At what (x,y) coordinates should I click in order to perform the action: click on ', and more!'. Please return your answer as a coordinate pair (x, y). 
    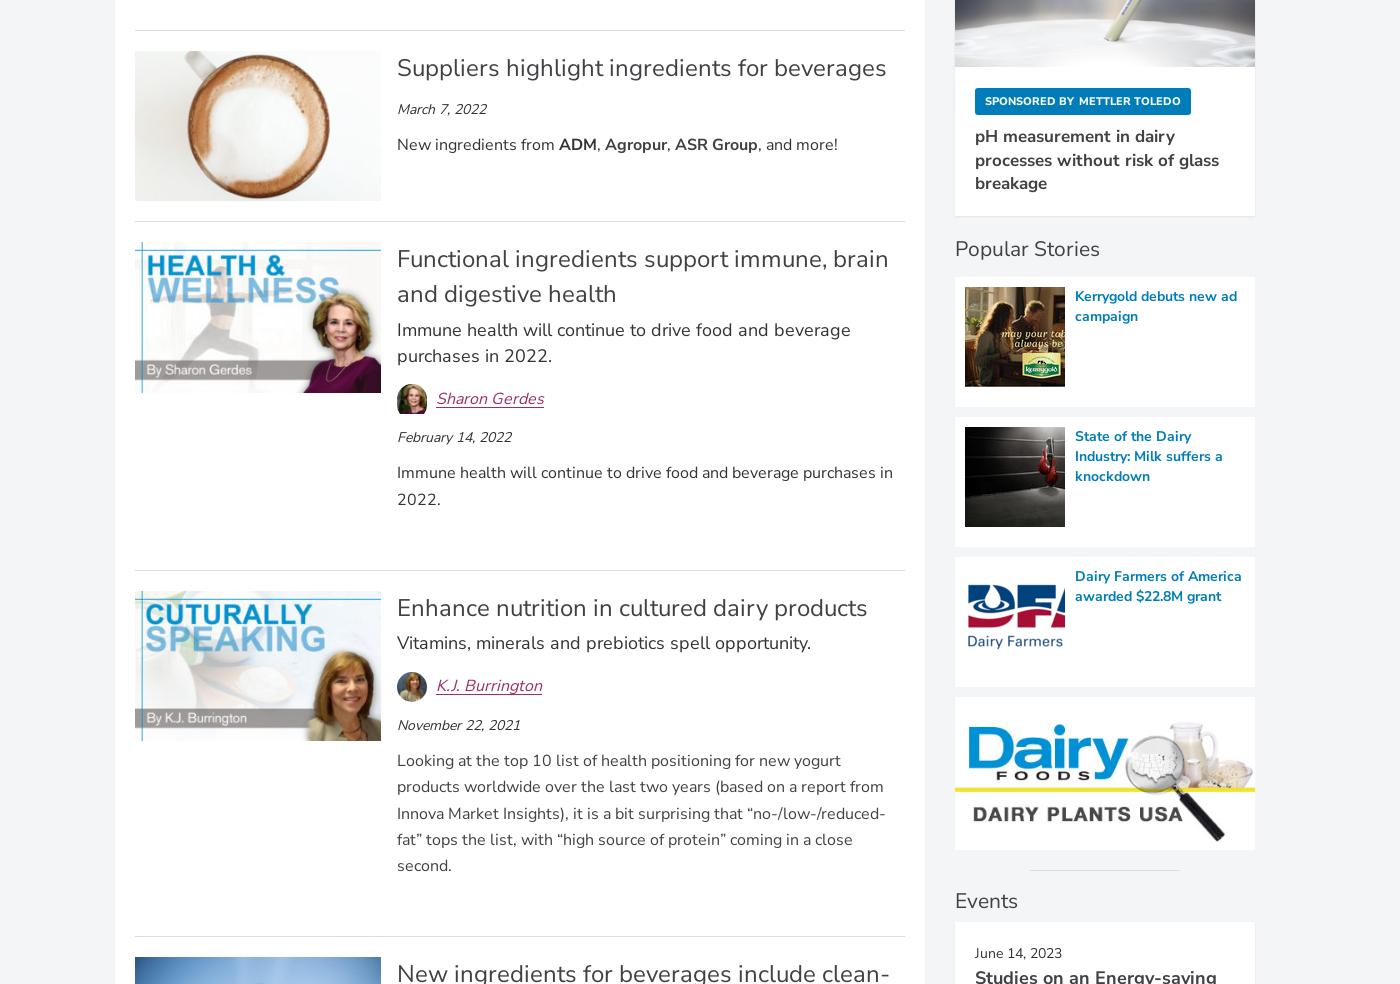
    Looking at the image, I should click on (797, 143).